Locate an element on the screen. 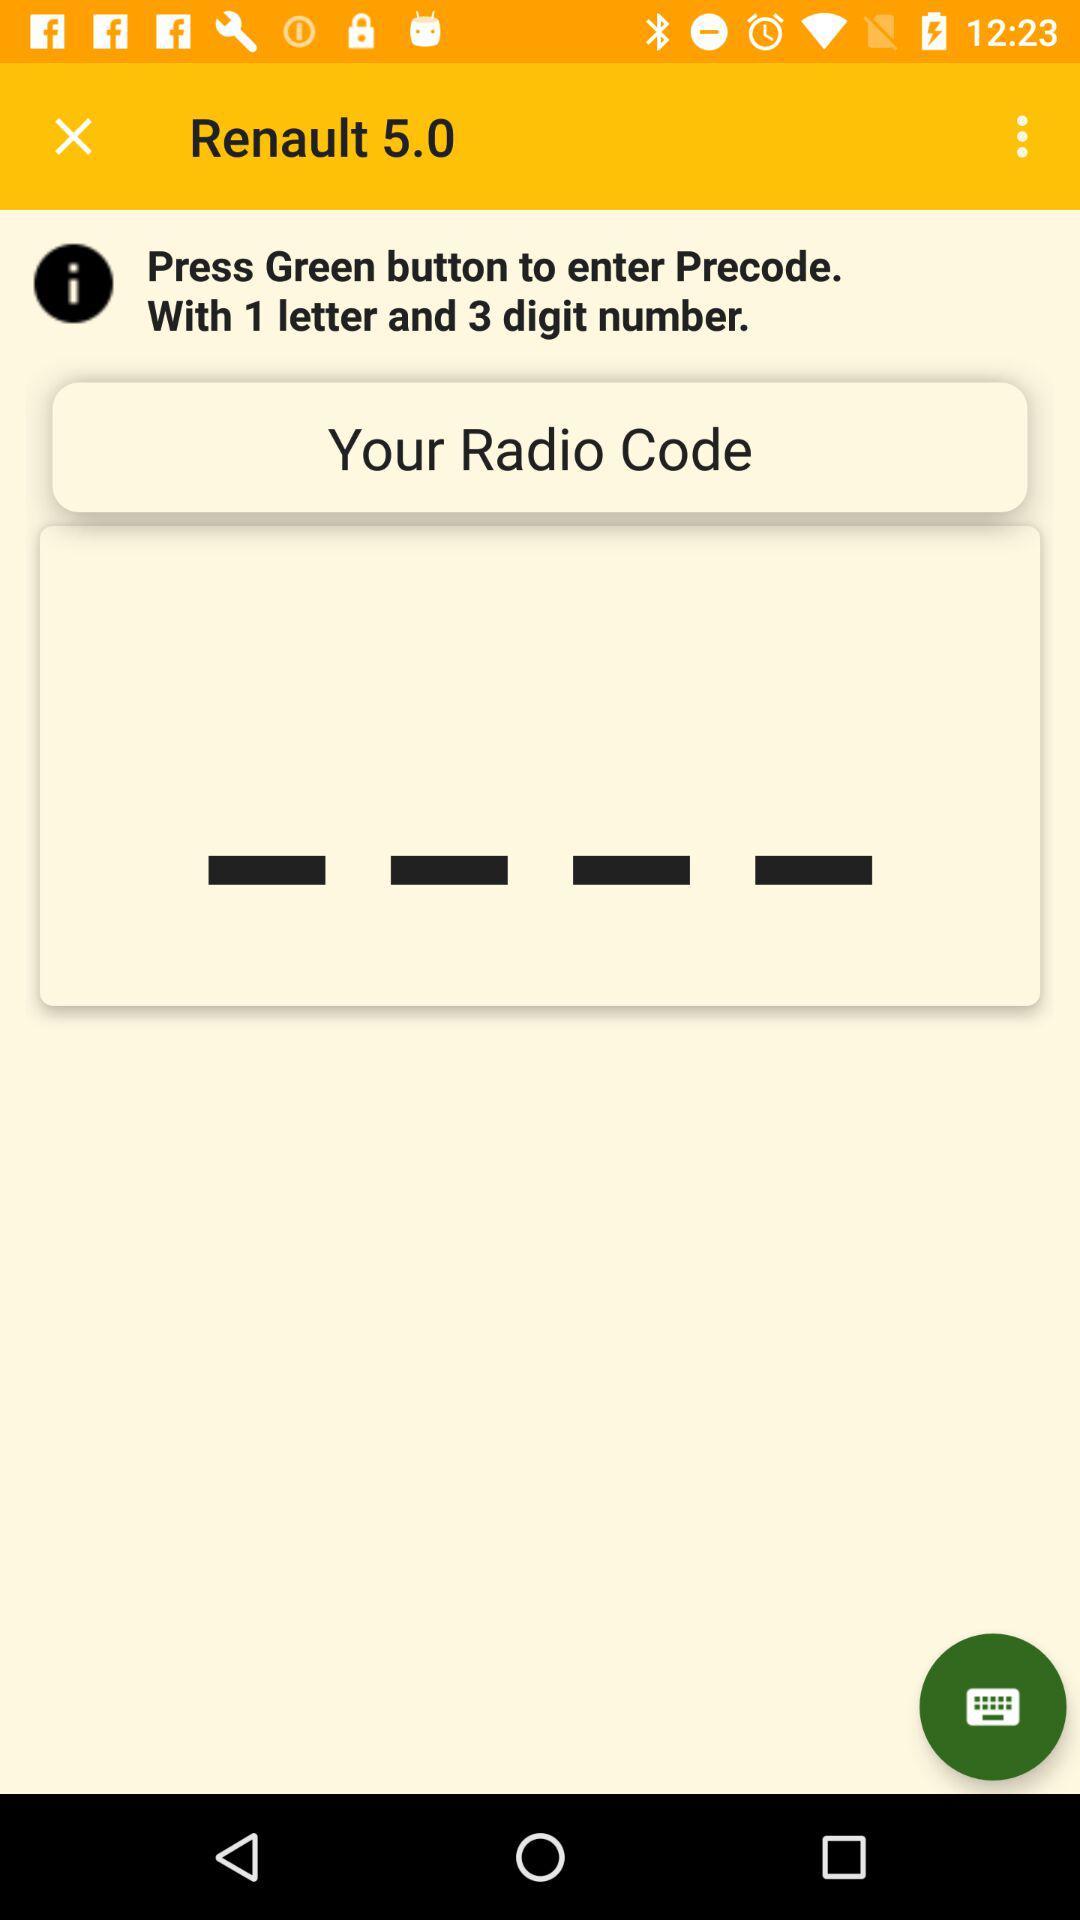 The image size is (1080, 1920). icon next to the renault 5.0 is located at coordinates (72, 135).